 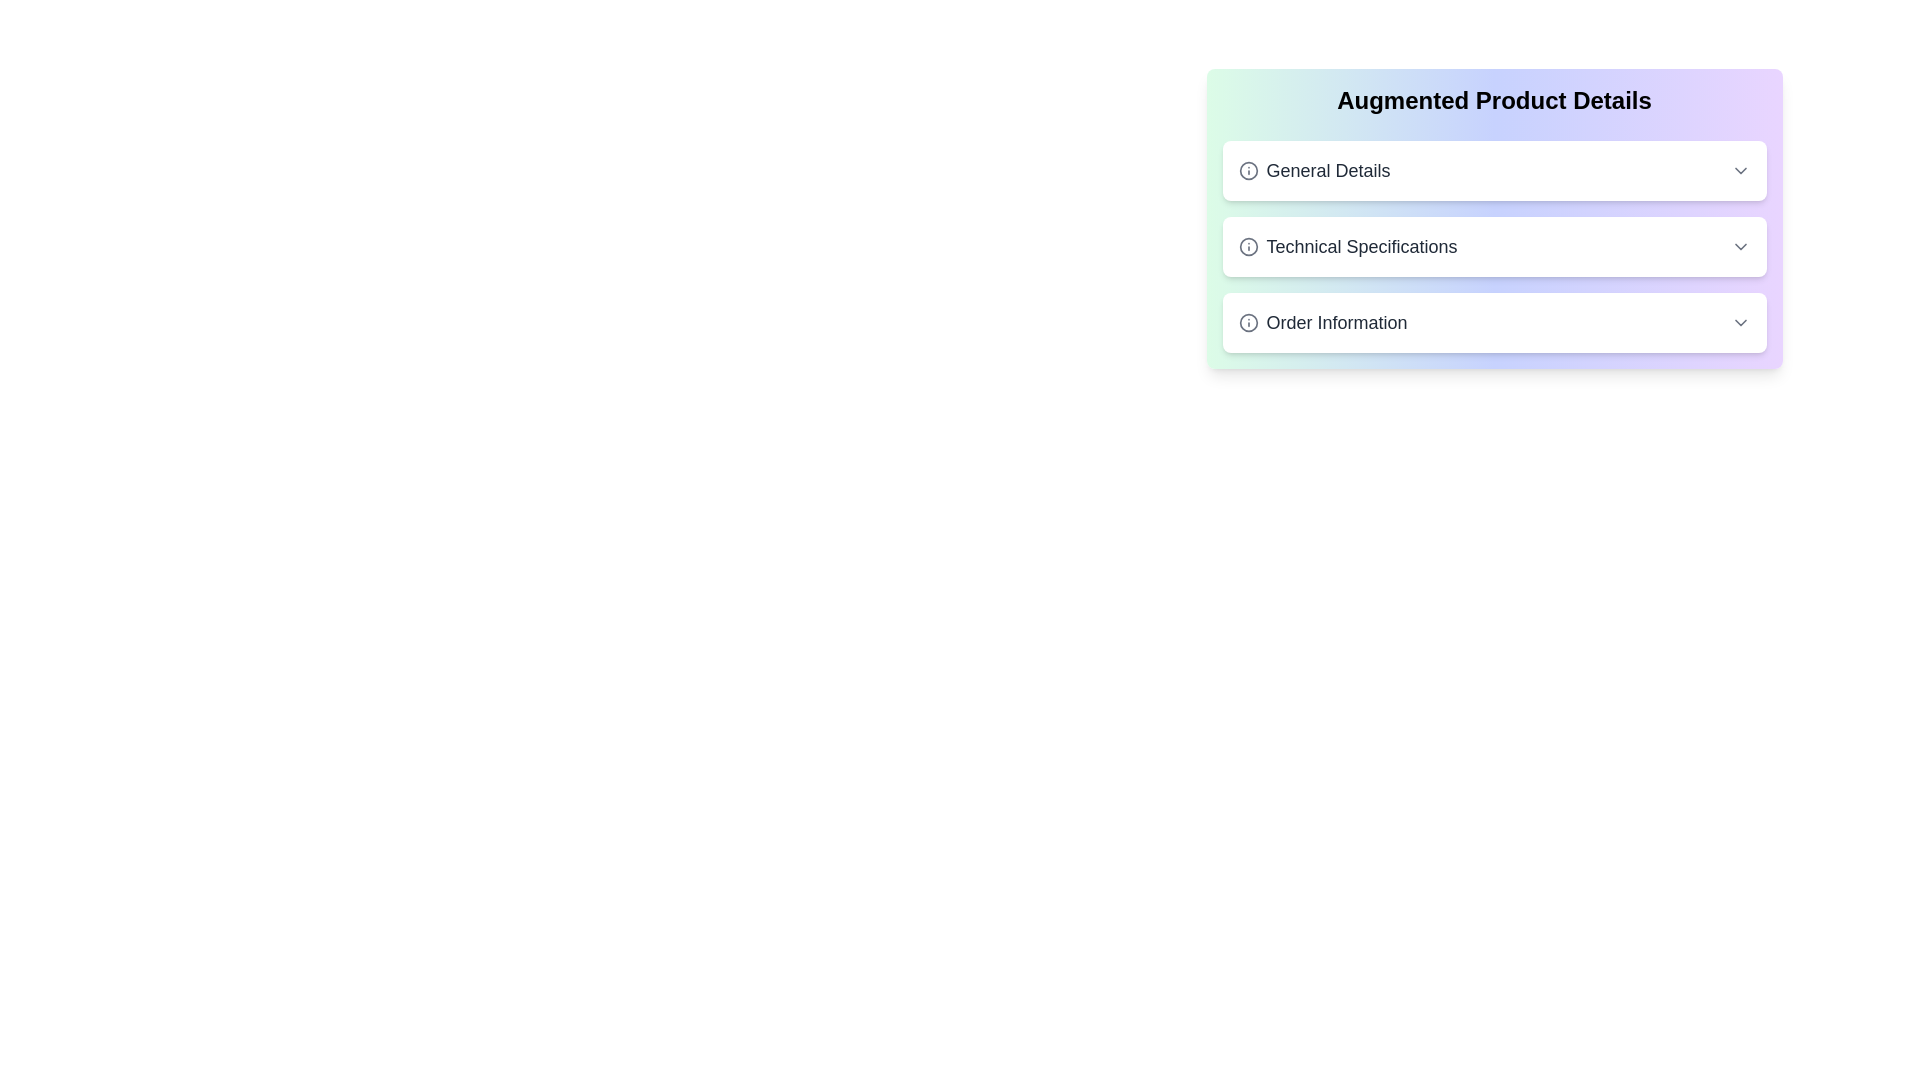 I want to click on the downward-pointing chevron icon styled in light gray at the end of the 'Order Information' section header, so click(x=1739, y=322).